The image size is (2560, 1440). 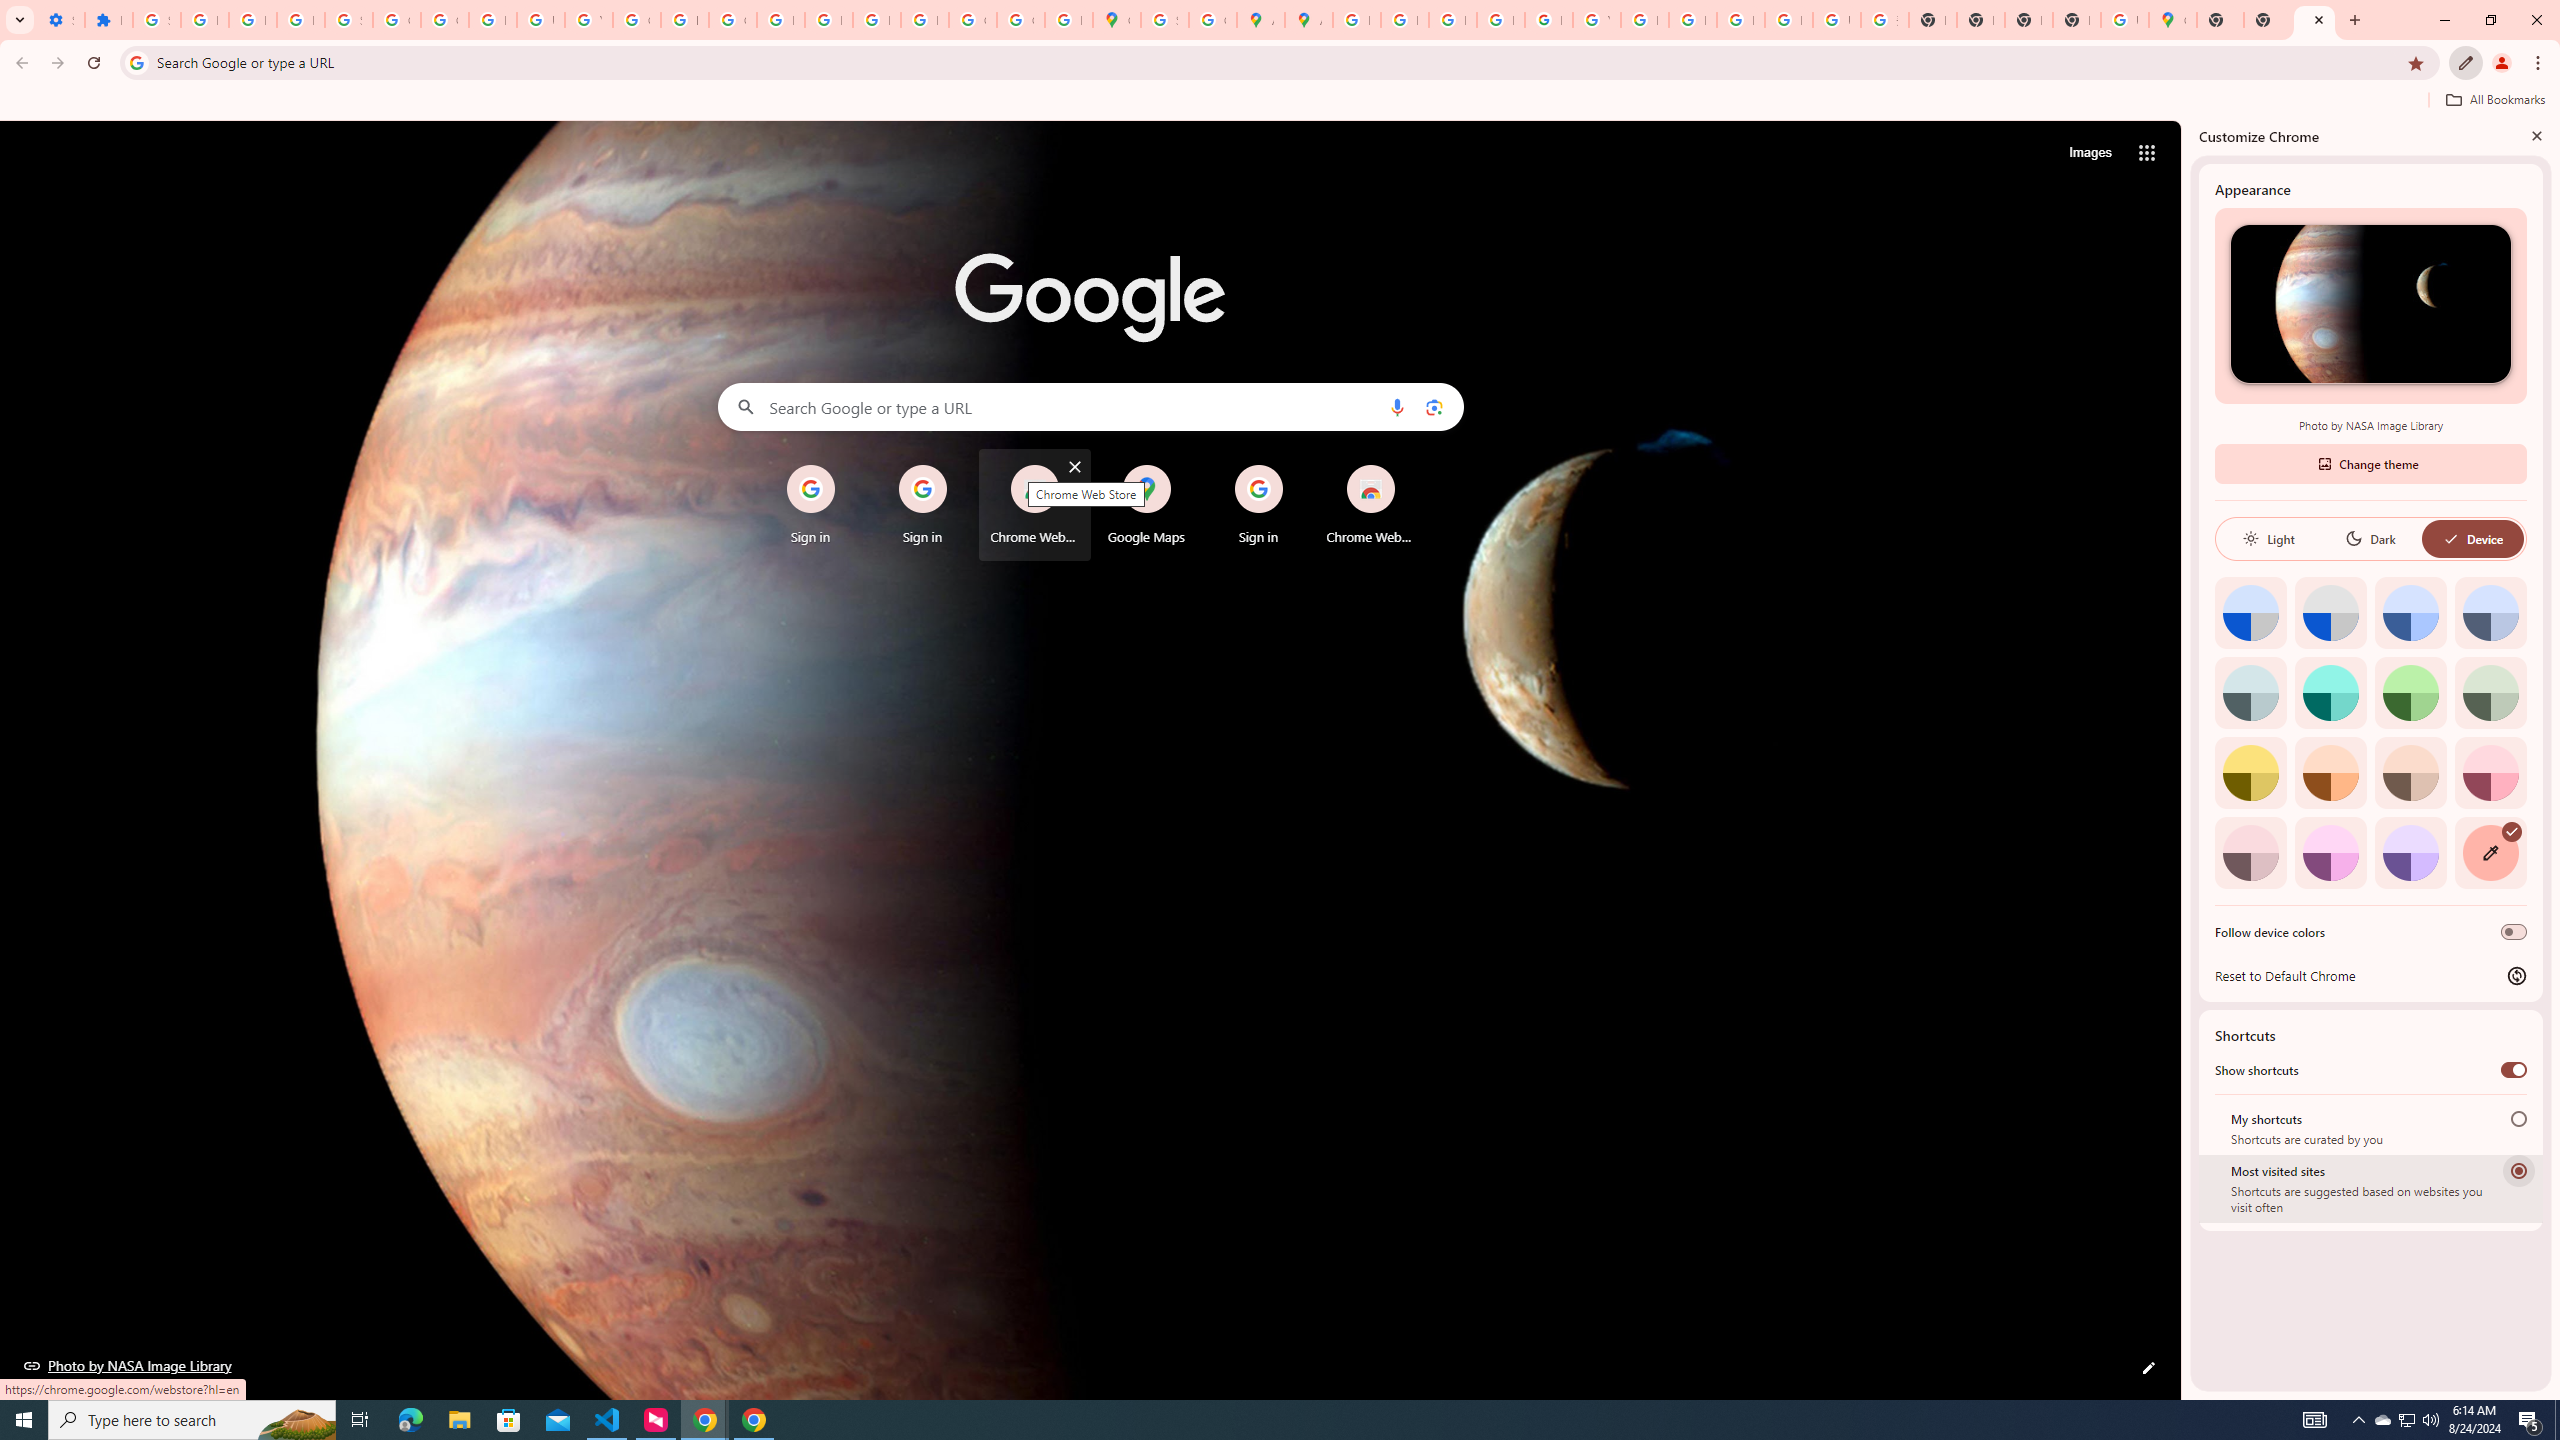 I want to click on 'Custom color', so click(x=2490, y=851).